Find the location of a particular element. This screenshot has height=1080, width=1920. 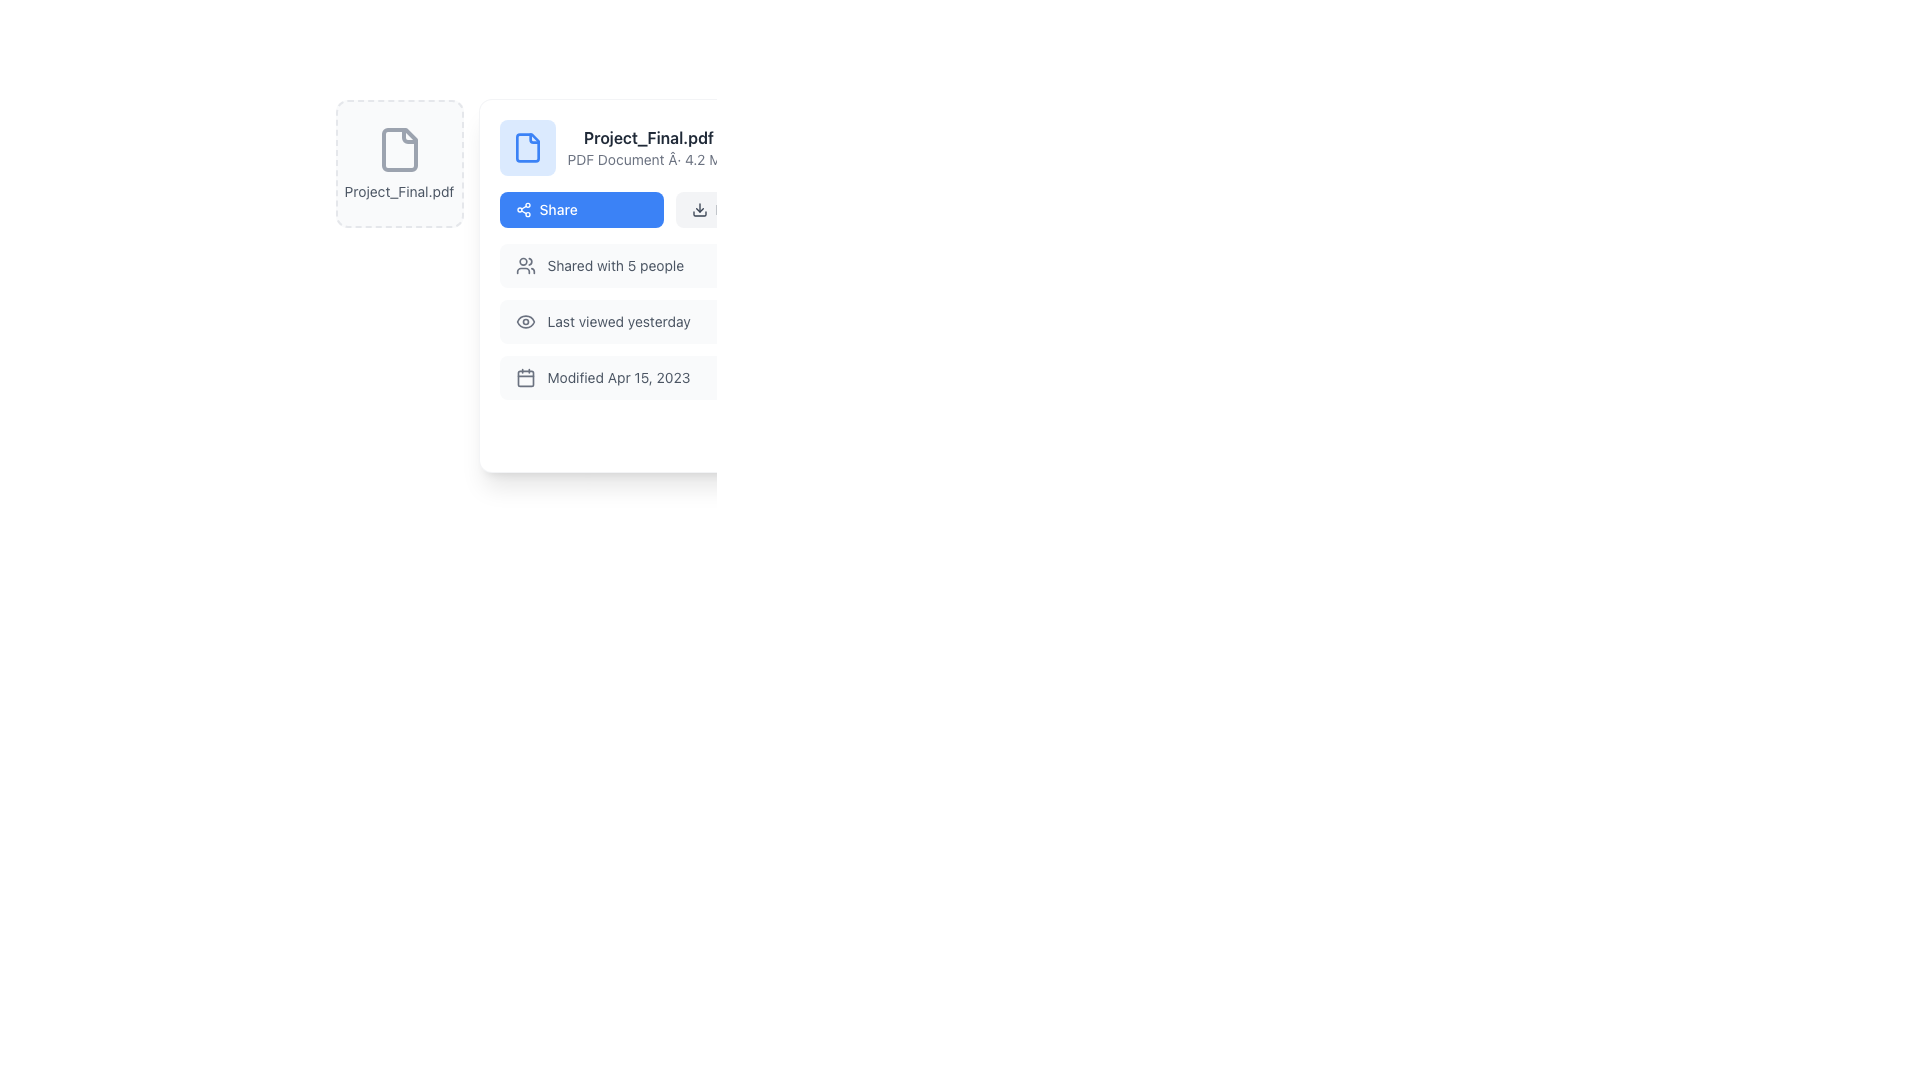

the calendar icon located to the left of the 'Modified Apr 15, 2023' text to possibly reveal tooltips is located at coordinates (525, 378).